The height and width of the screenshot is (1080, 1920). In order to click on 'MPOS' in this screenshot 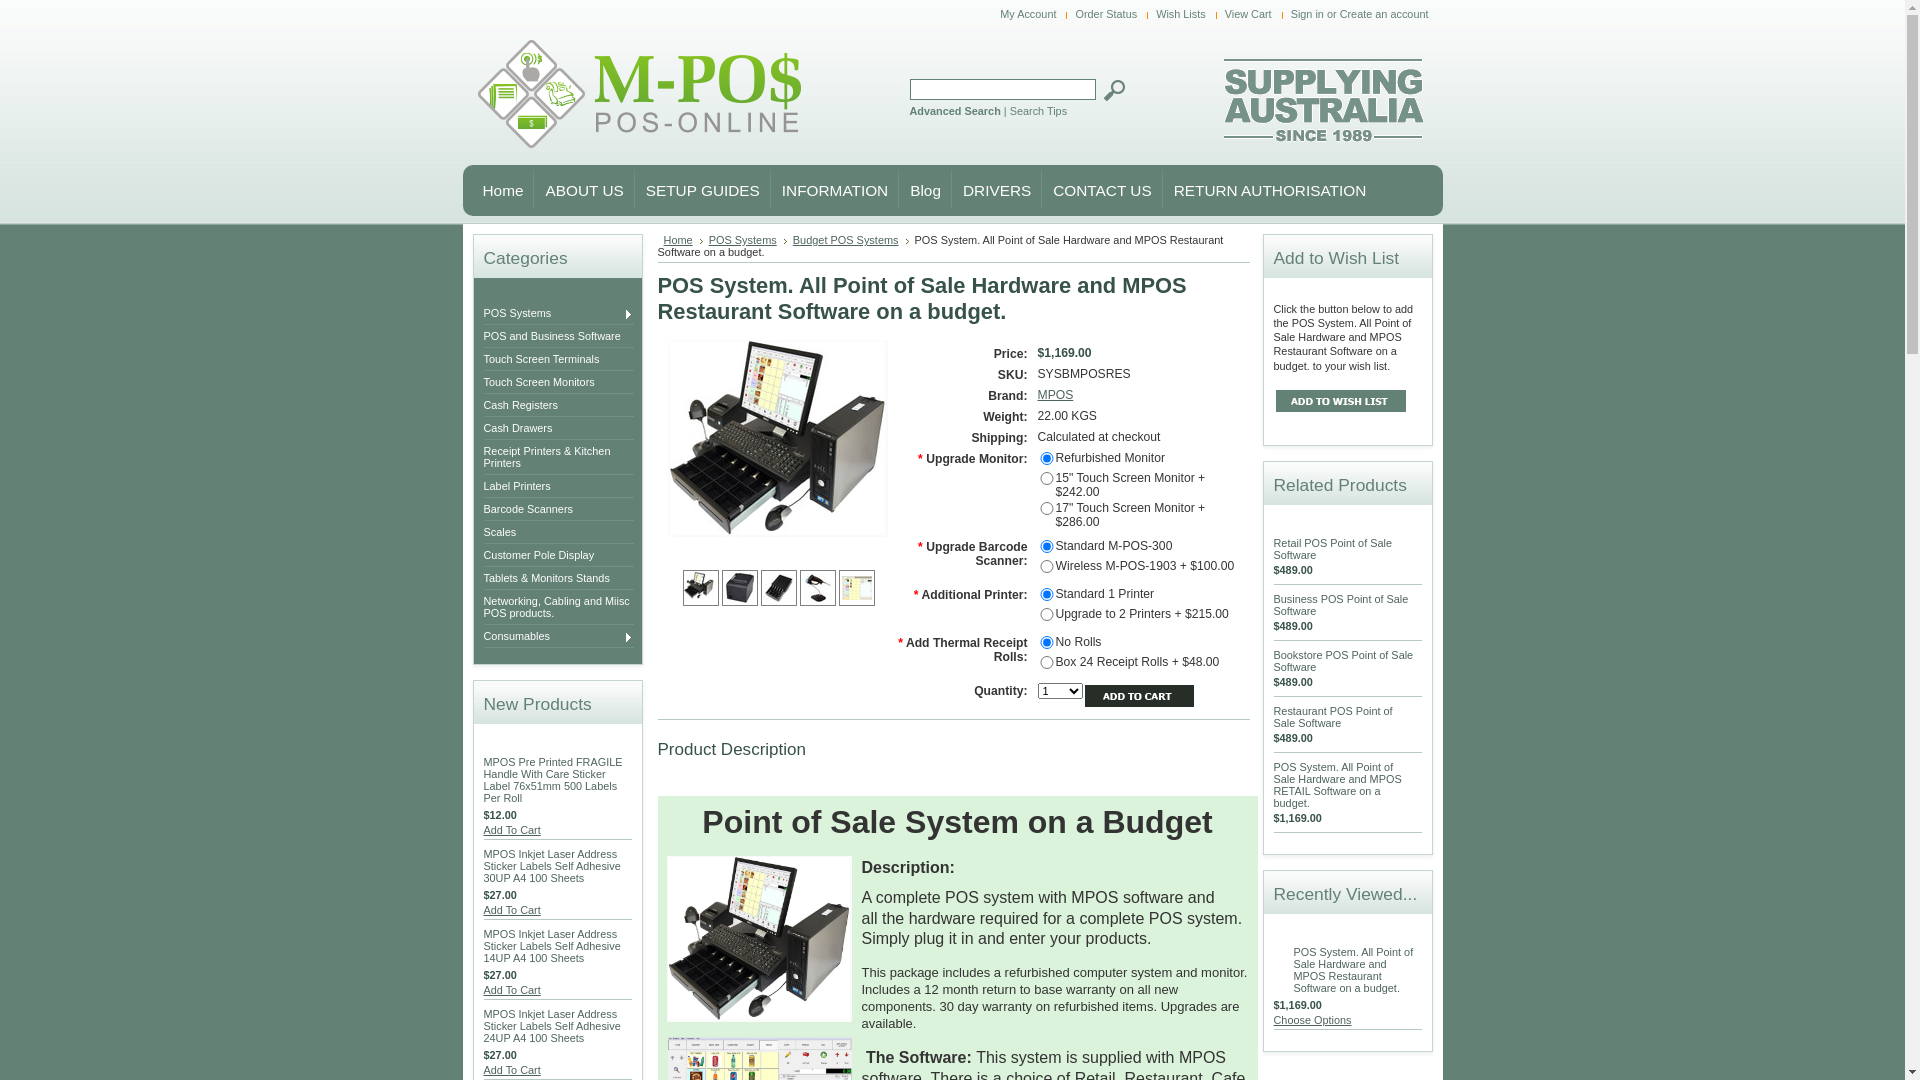, I will do `click(1055, 394)`.